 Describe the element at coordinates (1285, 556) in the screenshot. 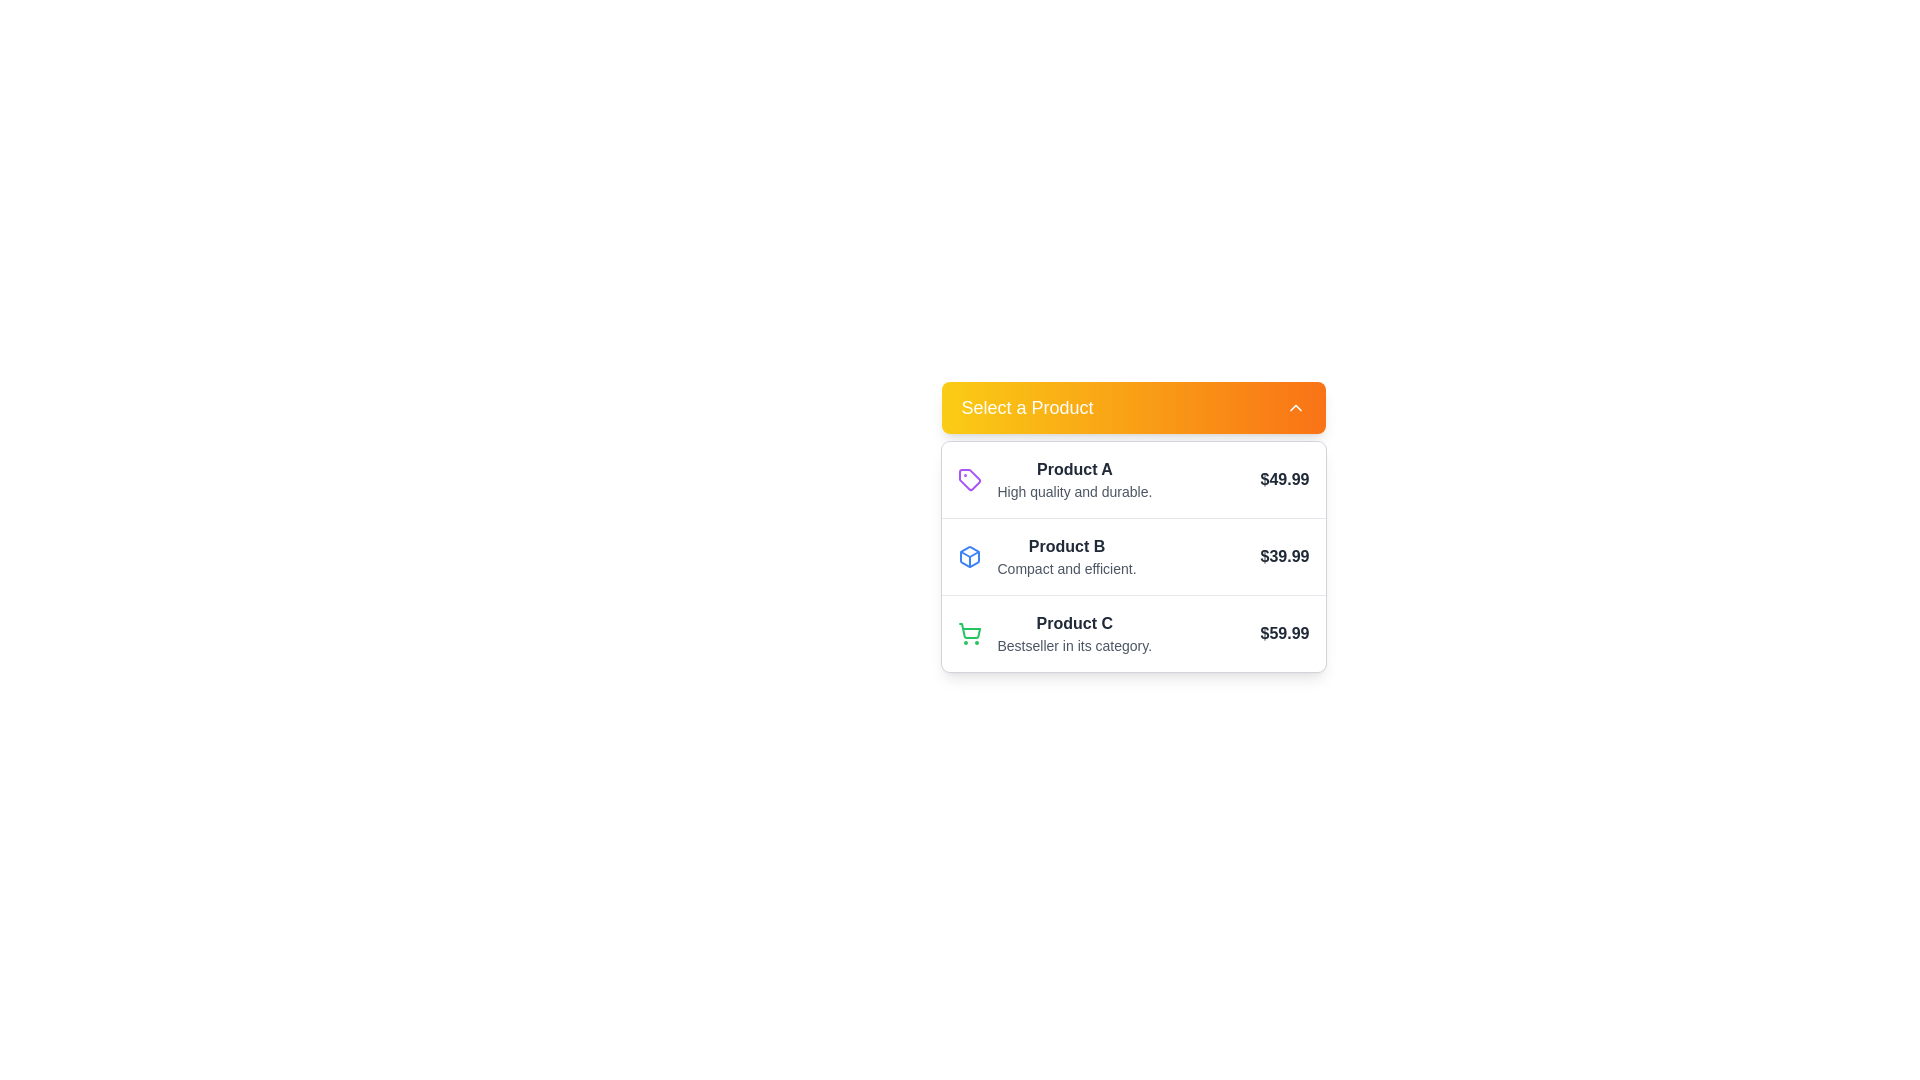

I see `the price label displaying '$39.99' for 'Product B', which is aligned to the far right of the row in the card layout` at that location.